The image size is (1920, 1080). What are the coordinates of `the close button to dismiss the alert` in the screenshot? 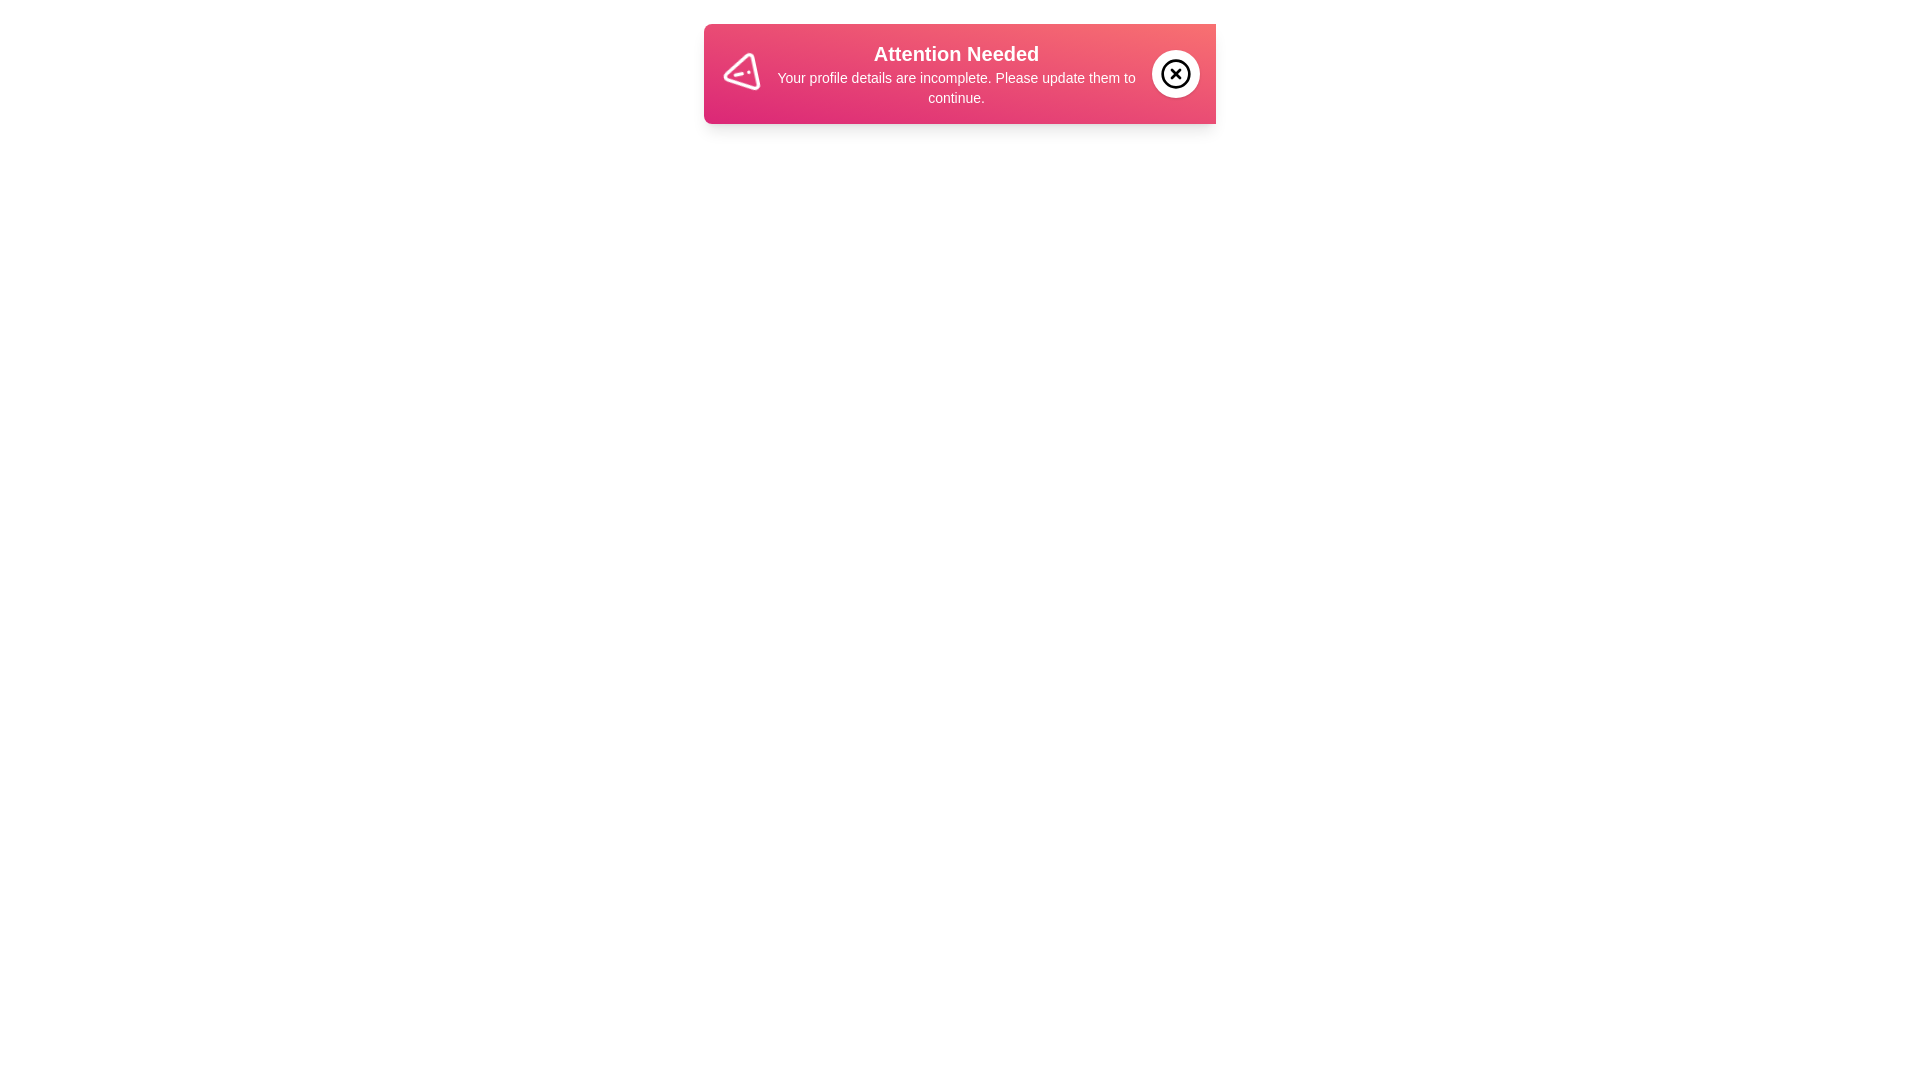 It's located at (1176, 72).